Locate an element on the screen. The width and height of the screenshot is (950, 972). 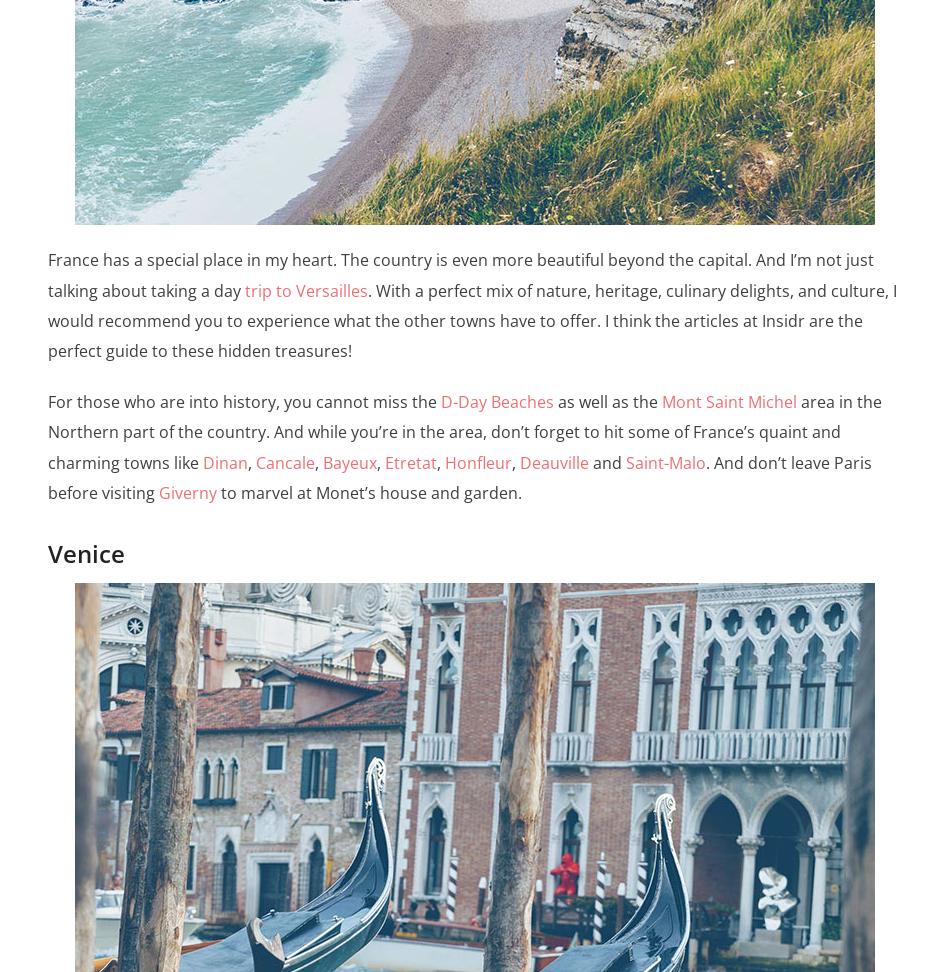
'Honfleur' is located at coordinates (477, 460).